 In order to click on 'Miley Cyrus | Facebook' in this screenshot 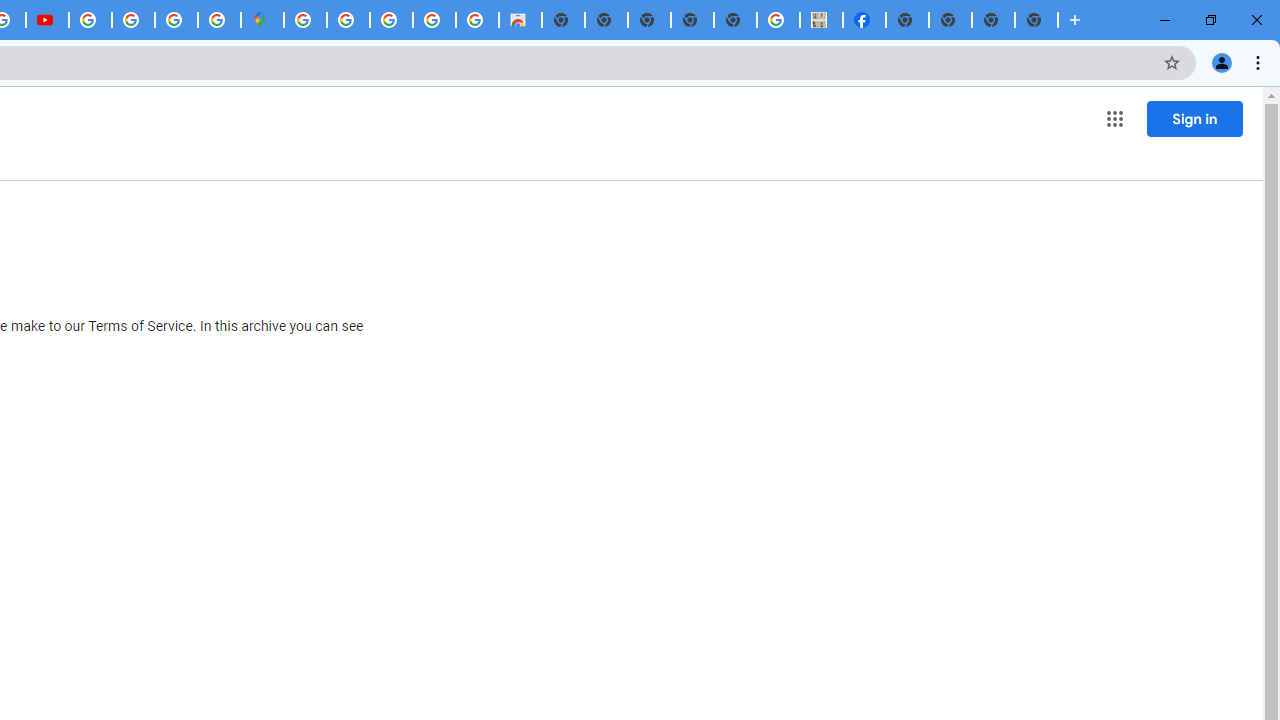, I will do `click(864, 20)`.